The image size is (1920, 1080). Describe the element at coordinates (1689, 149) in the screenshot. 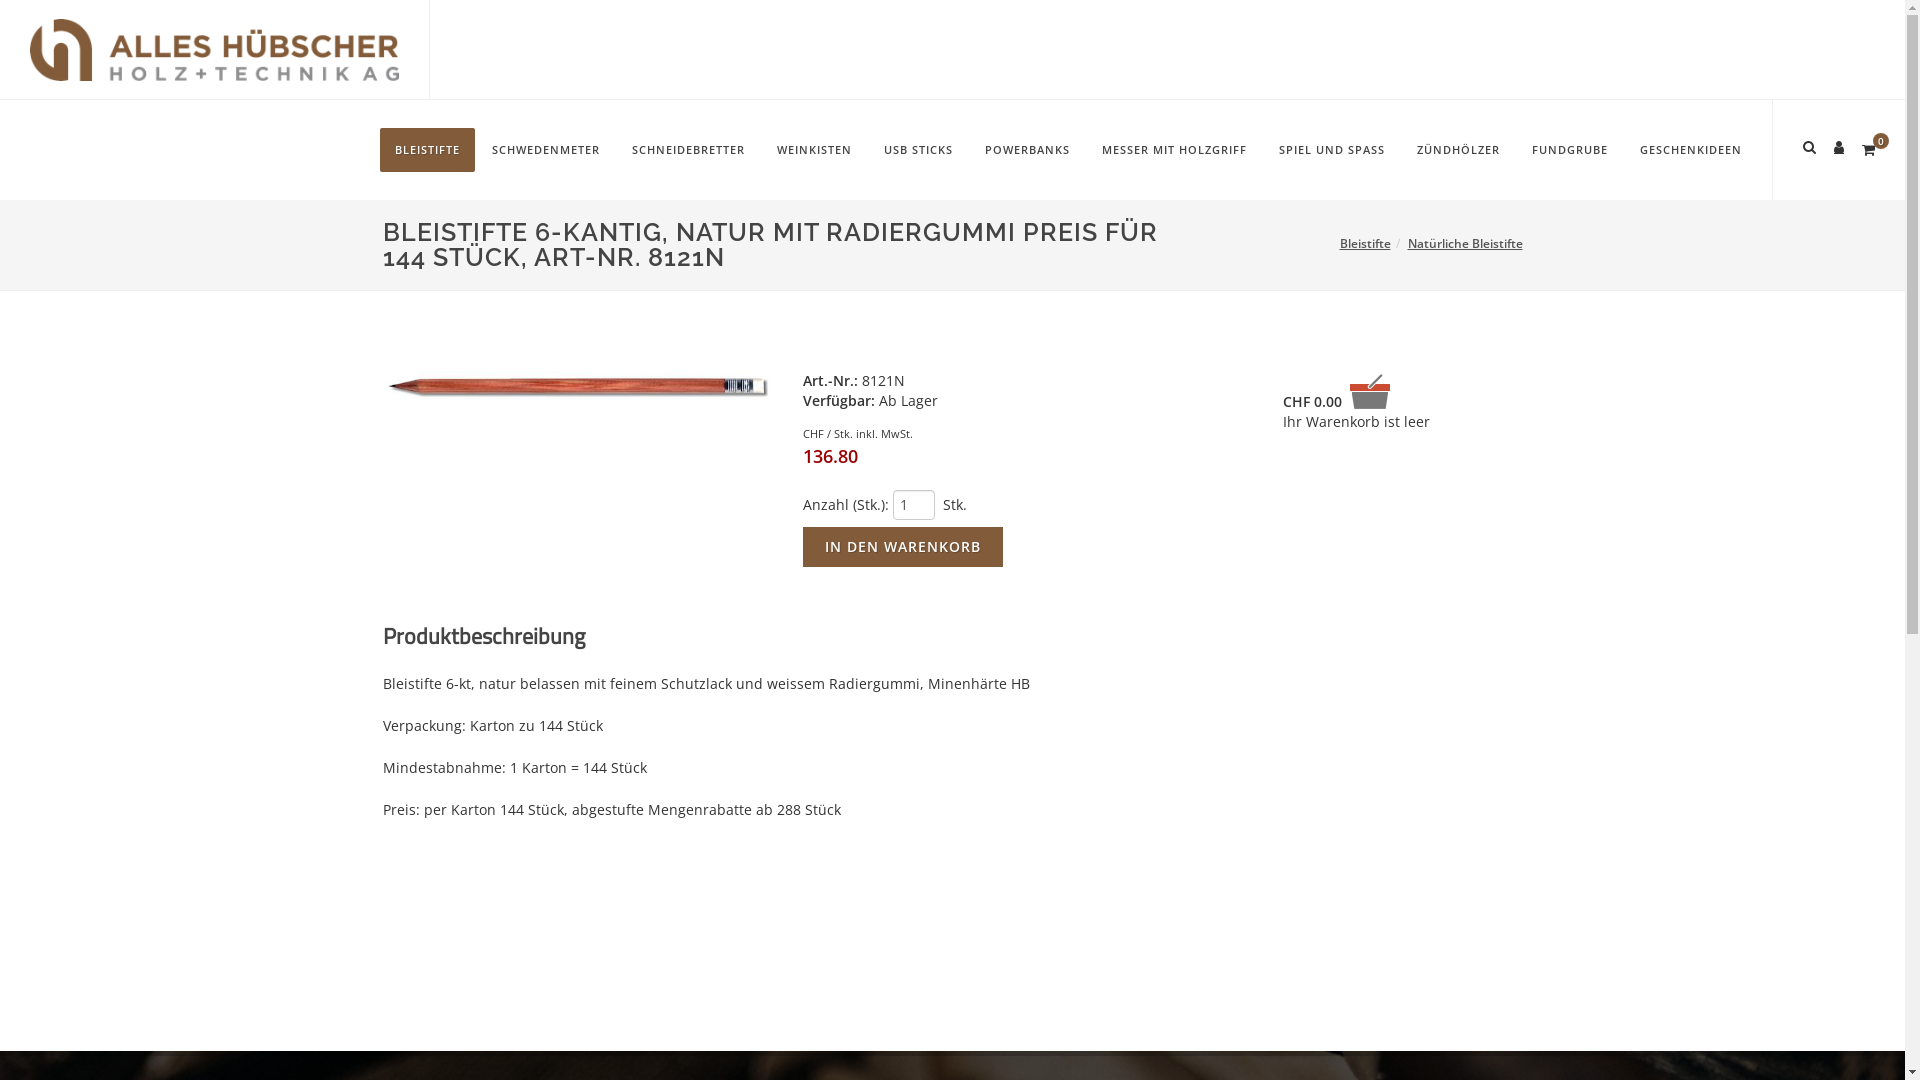

I see `'GESCHENKIDEEN'` at that location.